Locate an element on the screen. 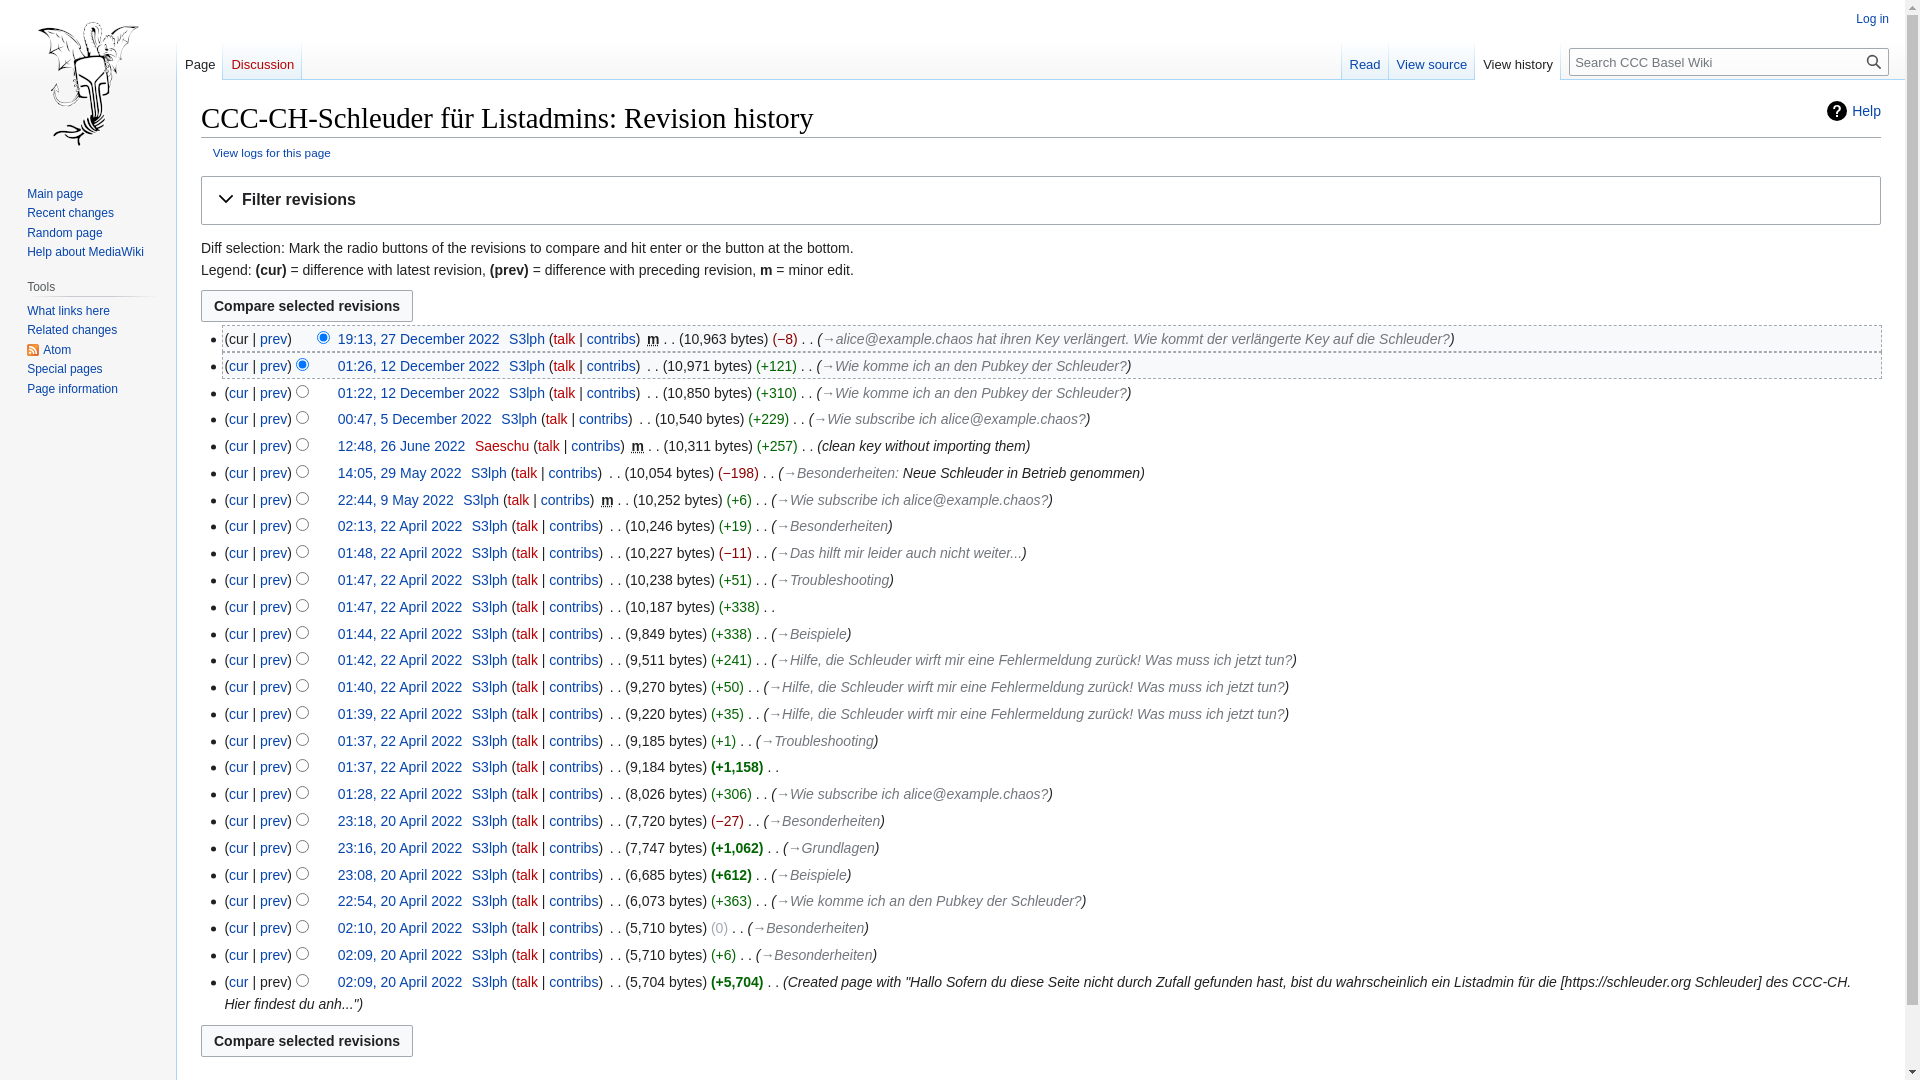  'Page information' is located at coordinates (72, 389).